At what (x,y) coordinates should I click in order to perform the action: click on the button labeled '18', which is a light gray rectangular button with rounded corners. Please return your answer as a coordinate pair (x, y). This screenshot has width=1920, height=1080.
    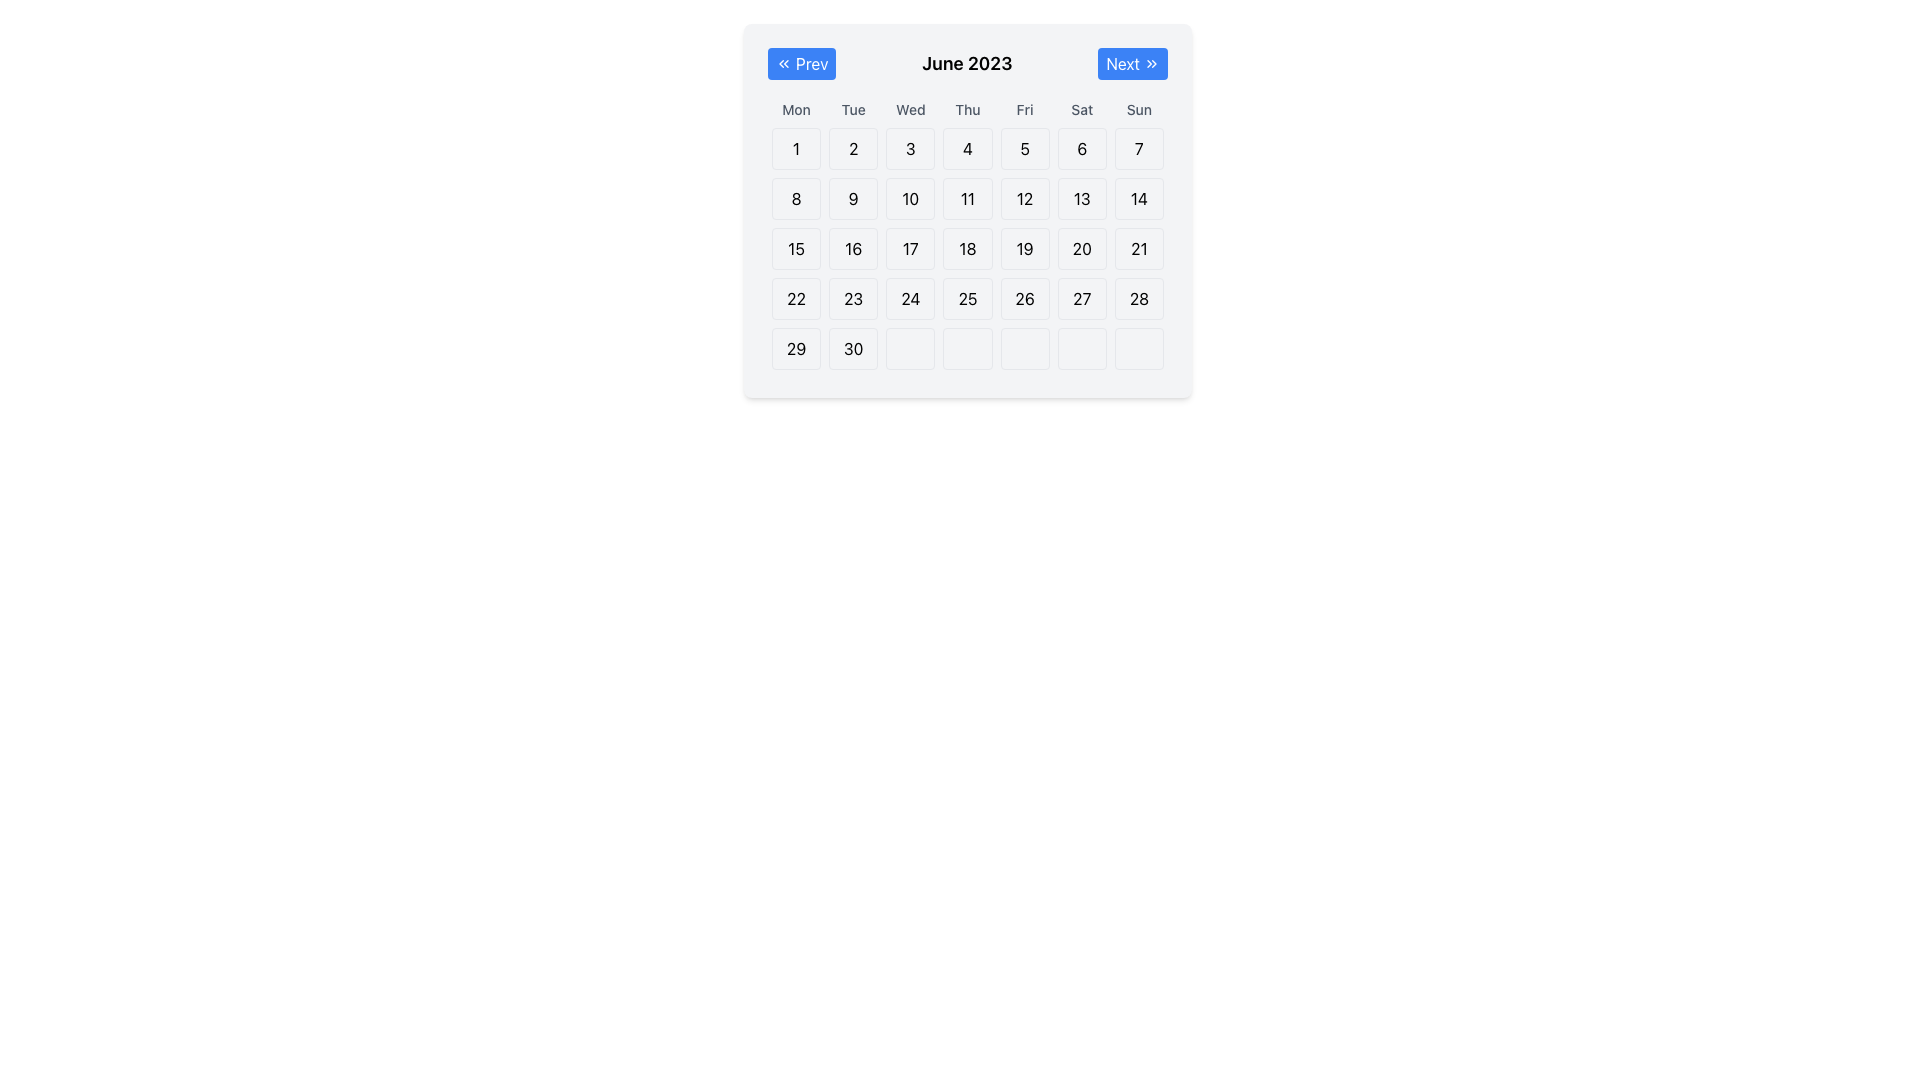
    Looking at the image, I should click on (968, 248).